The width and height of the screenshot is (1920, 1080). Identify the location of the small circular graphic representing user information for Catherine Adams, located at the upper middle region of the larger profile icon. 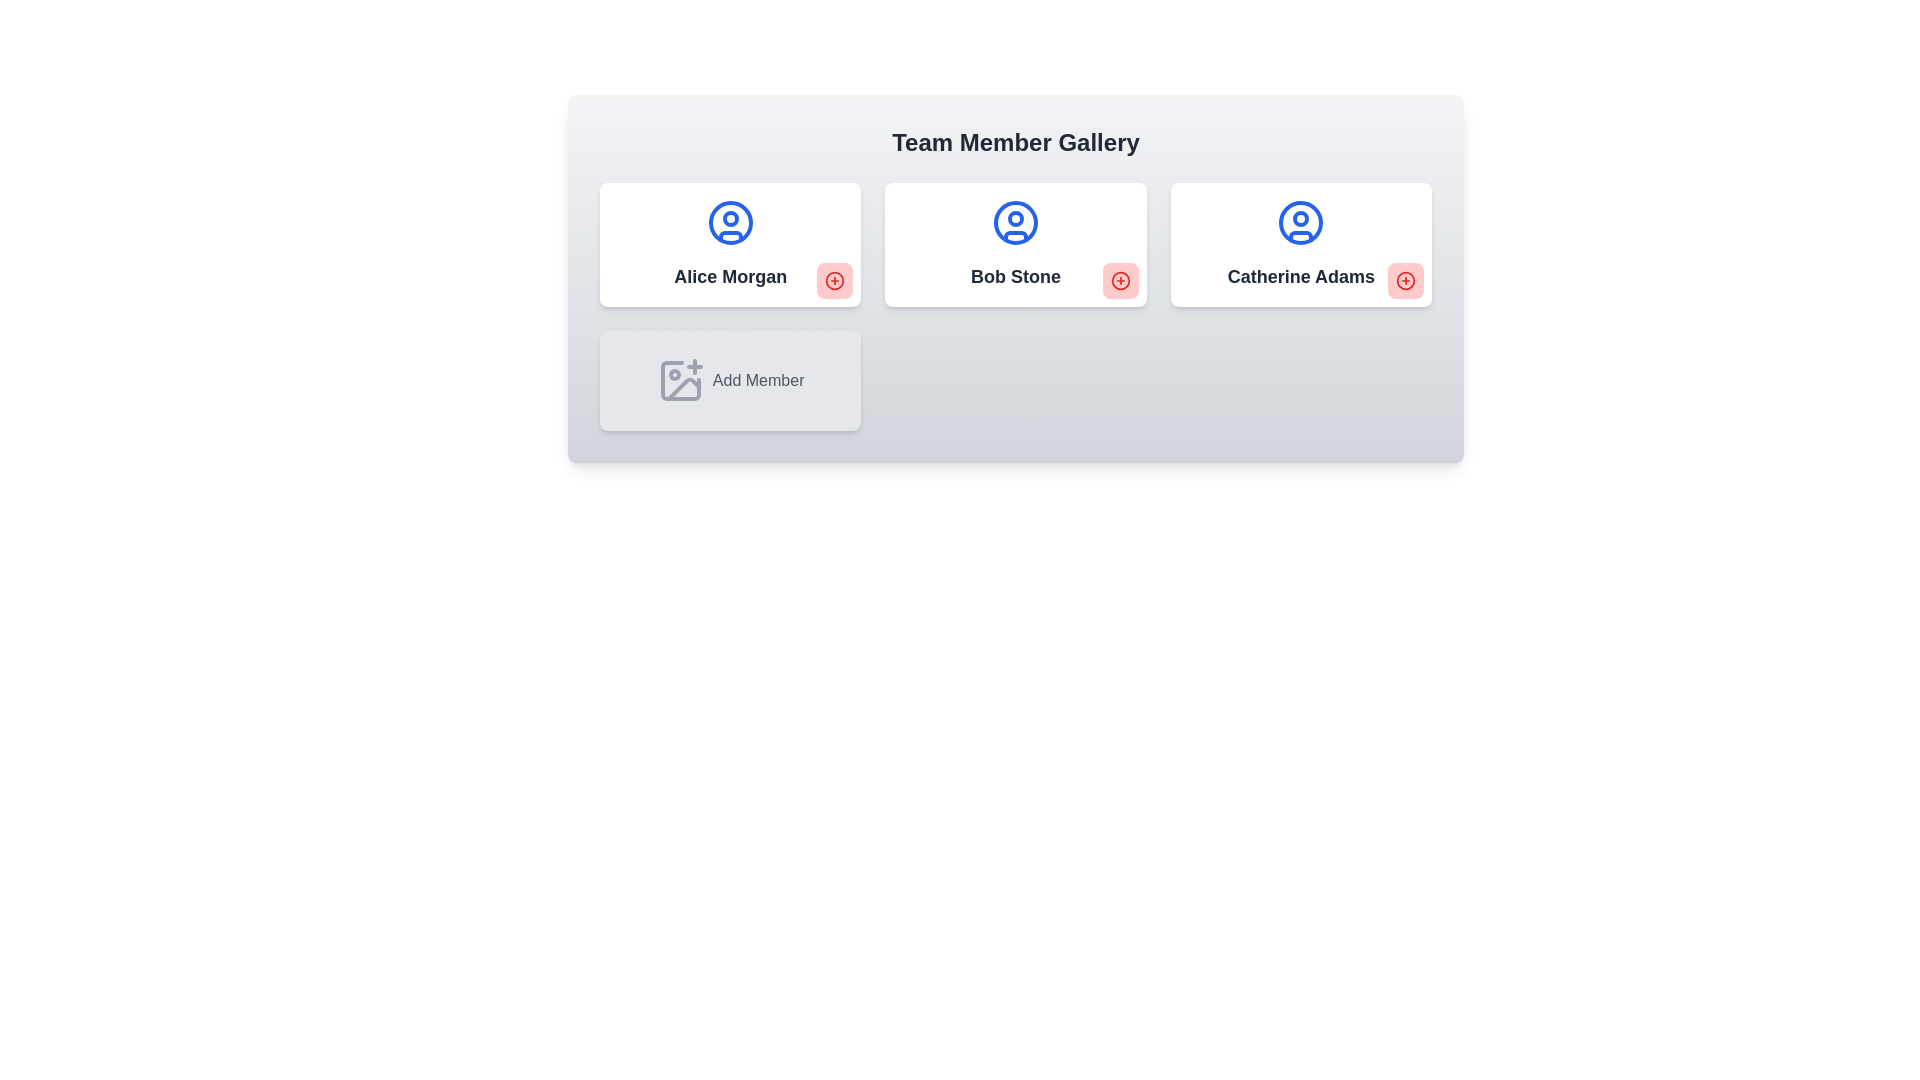
(1300, 219).